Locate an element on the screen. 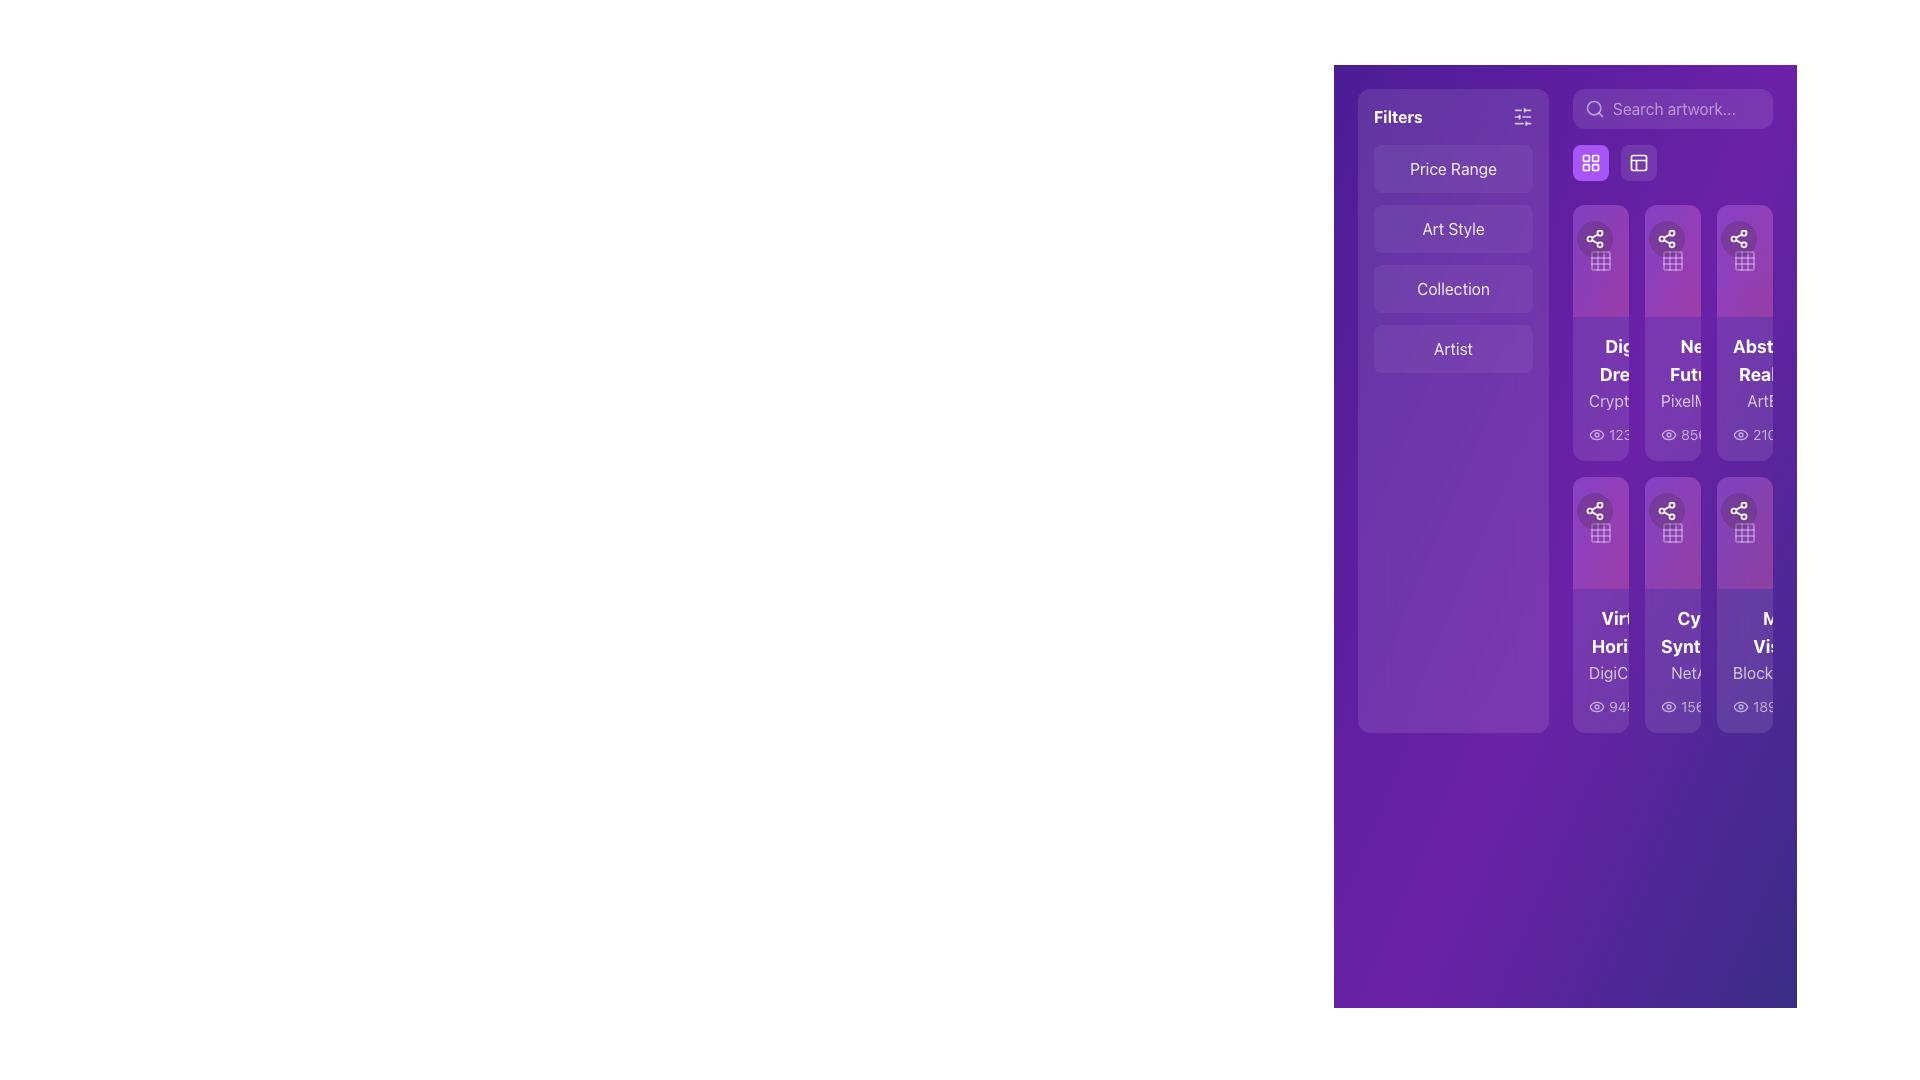  the icon button that resembles nodes and links, symbolizing sharing, which is displayed in white within a circular button on a translucent black background is located at coordinates (1737, 238).